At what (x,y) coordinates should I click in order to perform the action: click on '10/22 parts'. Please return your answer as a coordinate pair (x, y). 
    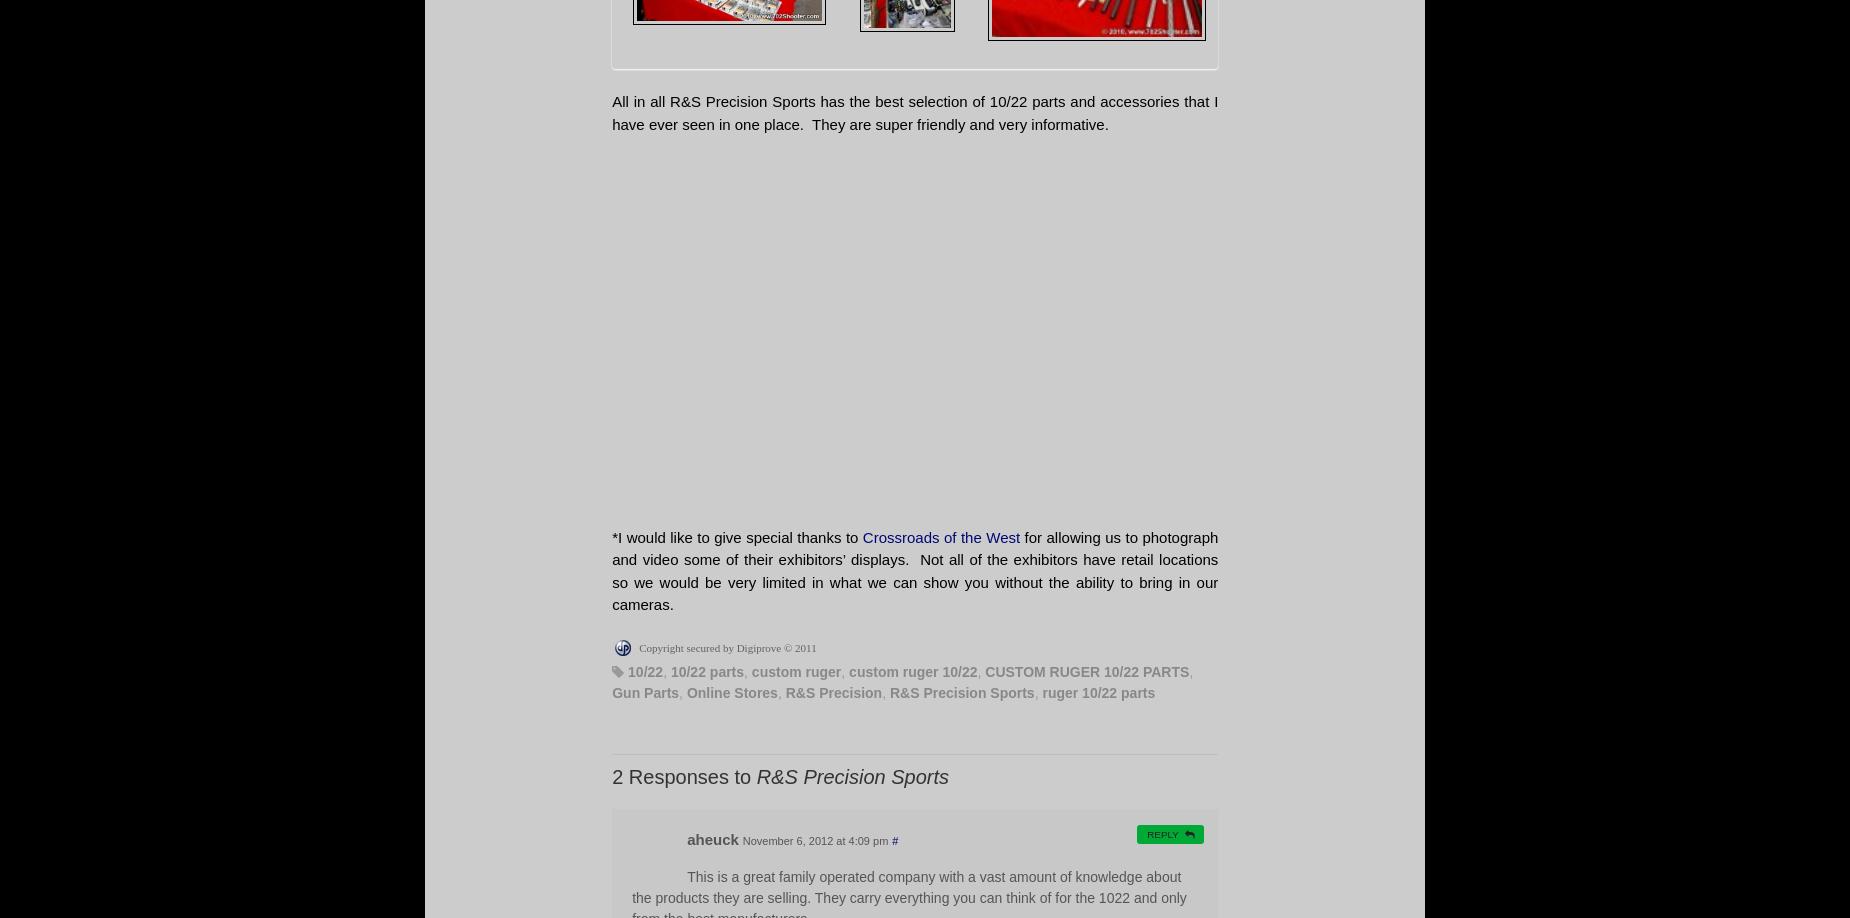
    Looking at the image, I should click on (707, 670).